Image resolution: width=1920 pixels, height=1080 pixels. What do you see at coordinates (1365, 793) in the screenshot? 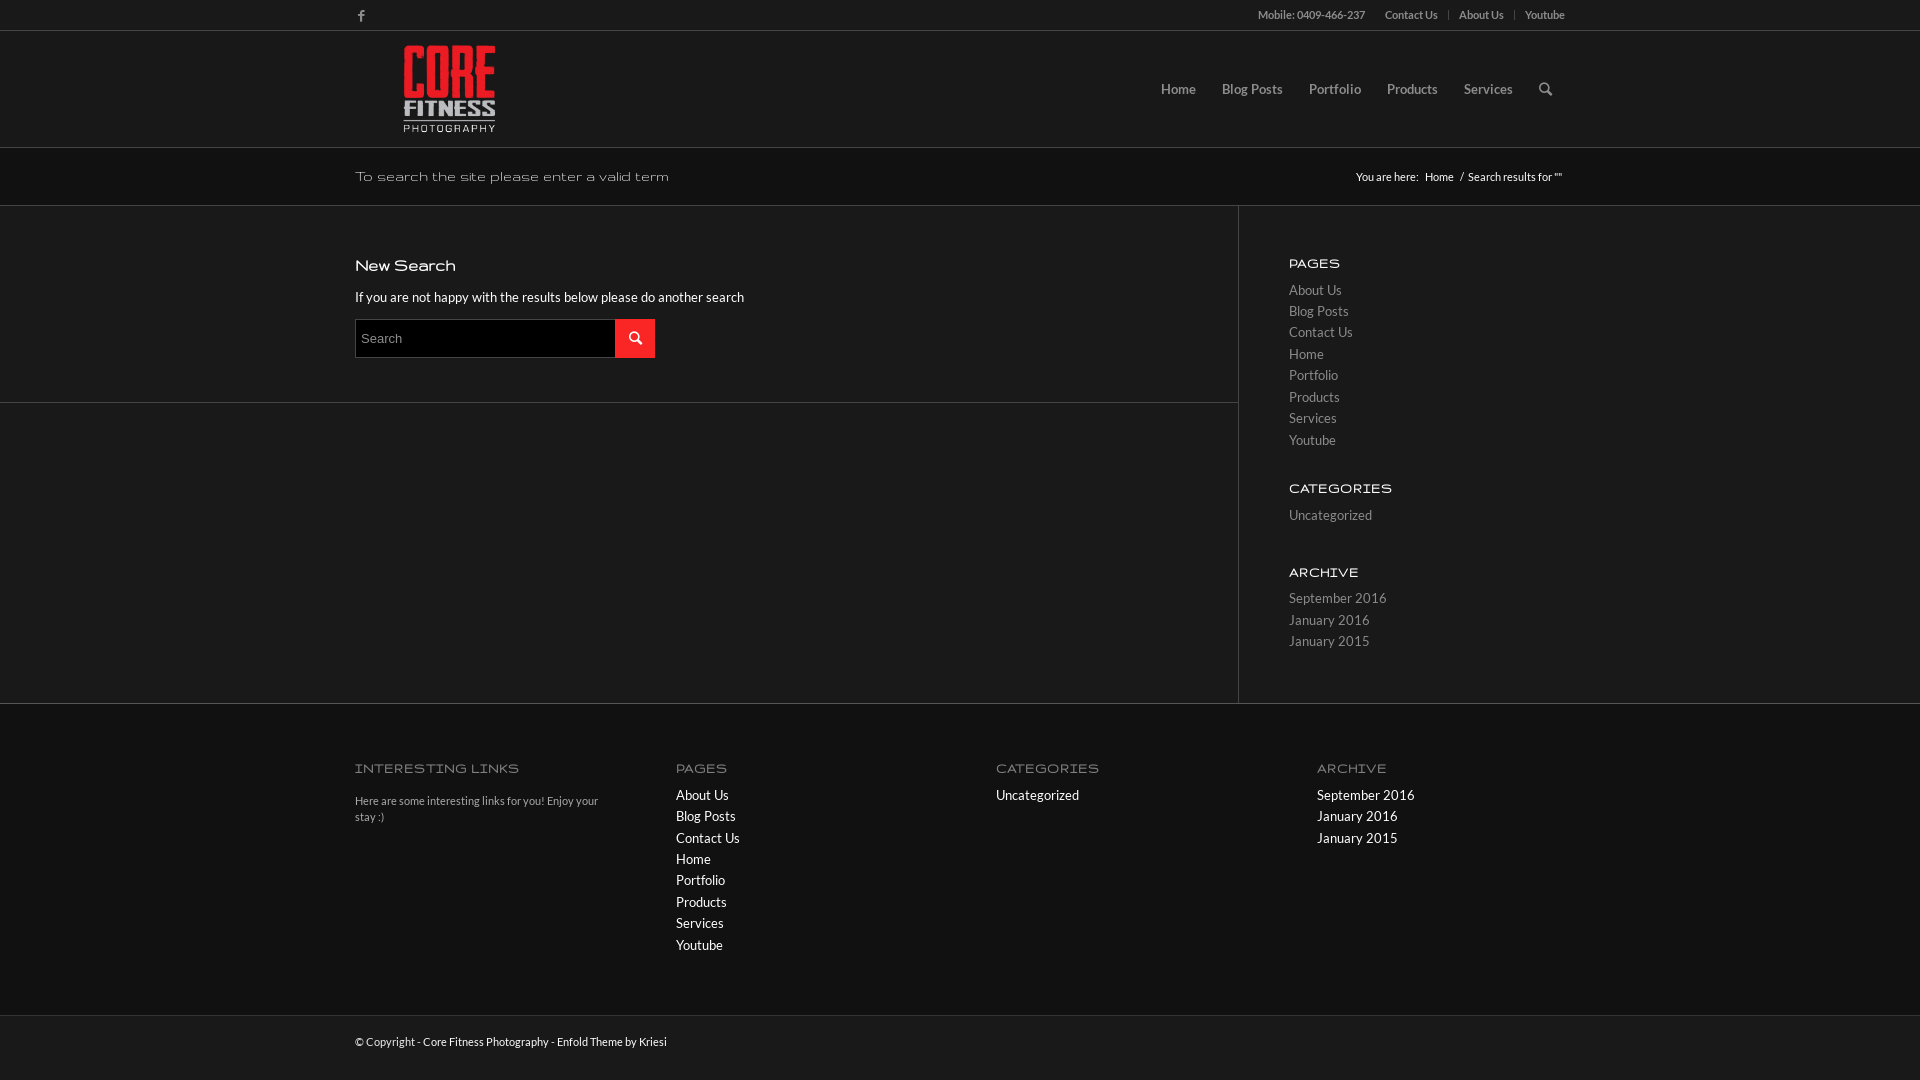
I see `'September 2016'` at bounding box center [1365, 793].